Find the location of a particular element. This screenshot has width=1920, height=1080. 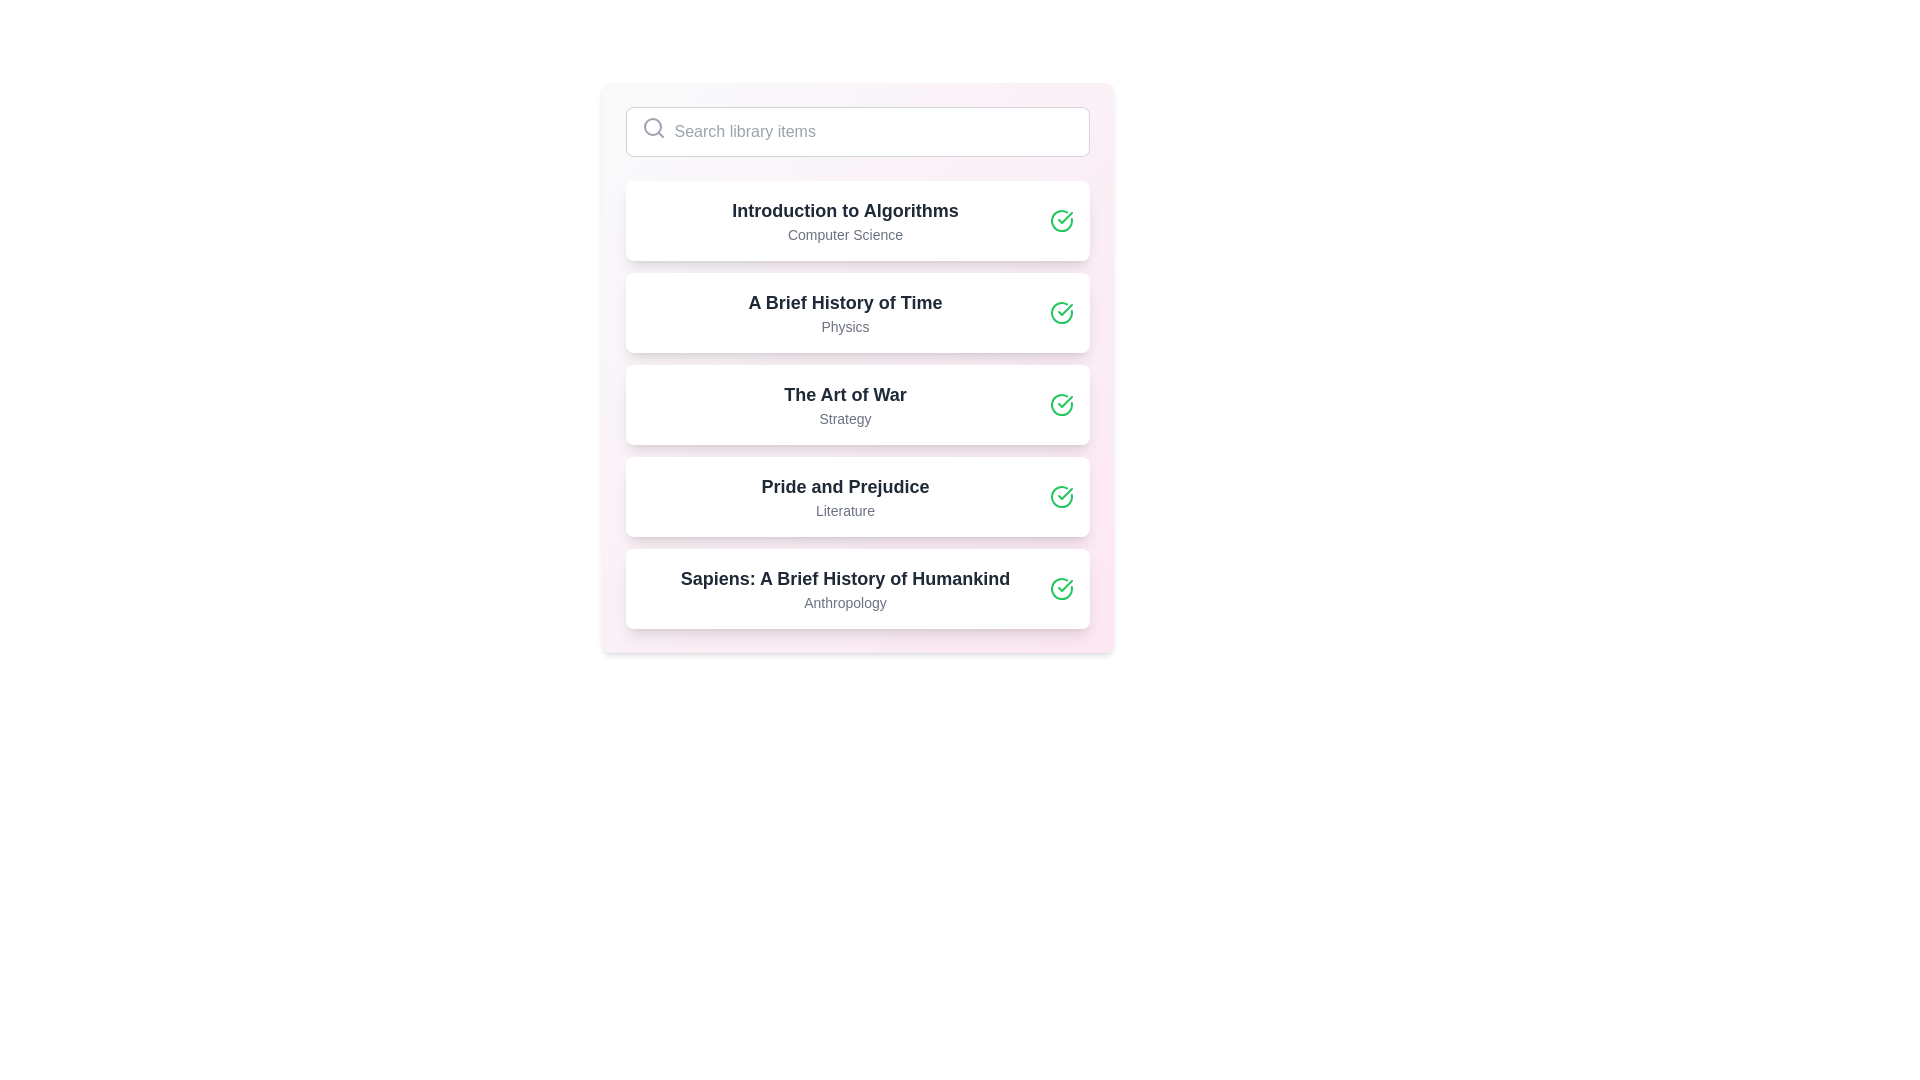

the checkmark icon located within a circular border that indicates a successful status, found to the far right of the row associated with the book 'A Brief History of Time' under the subject 'Physics' is located at coordinates (1064, 309).